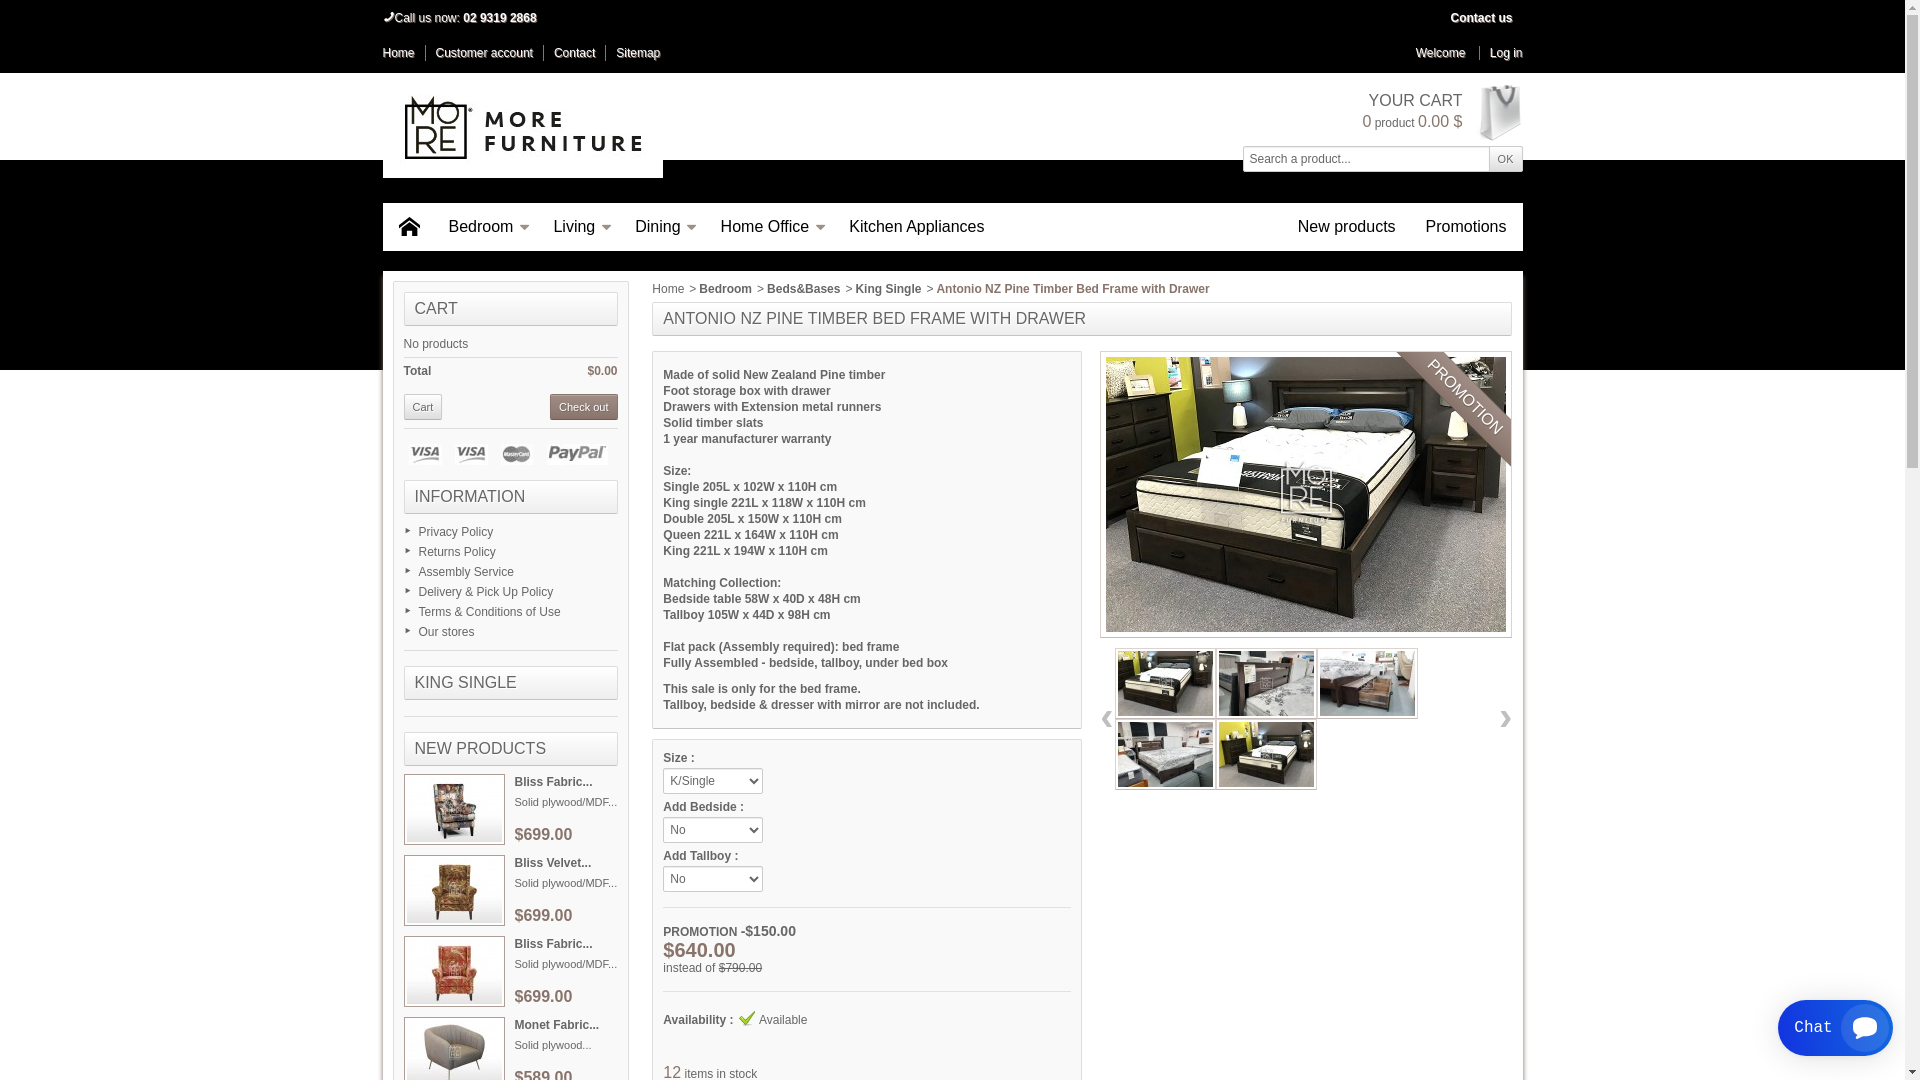 This screenshot has height=1080, width=1920. I want to click on 'Bliss Velvet...', so click(552, 862).